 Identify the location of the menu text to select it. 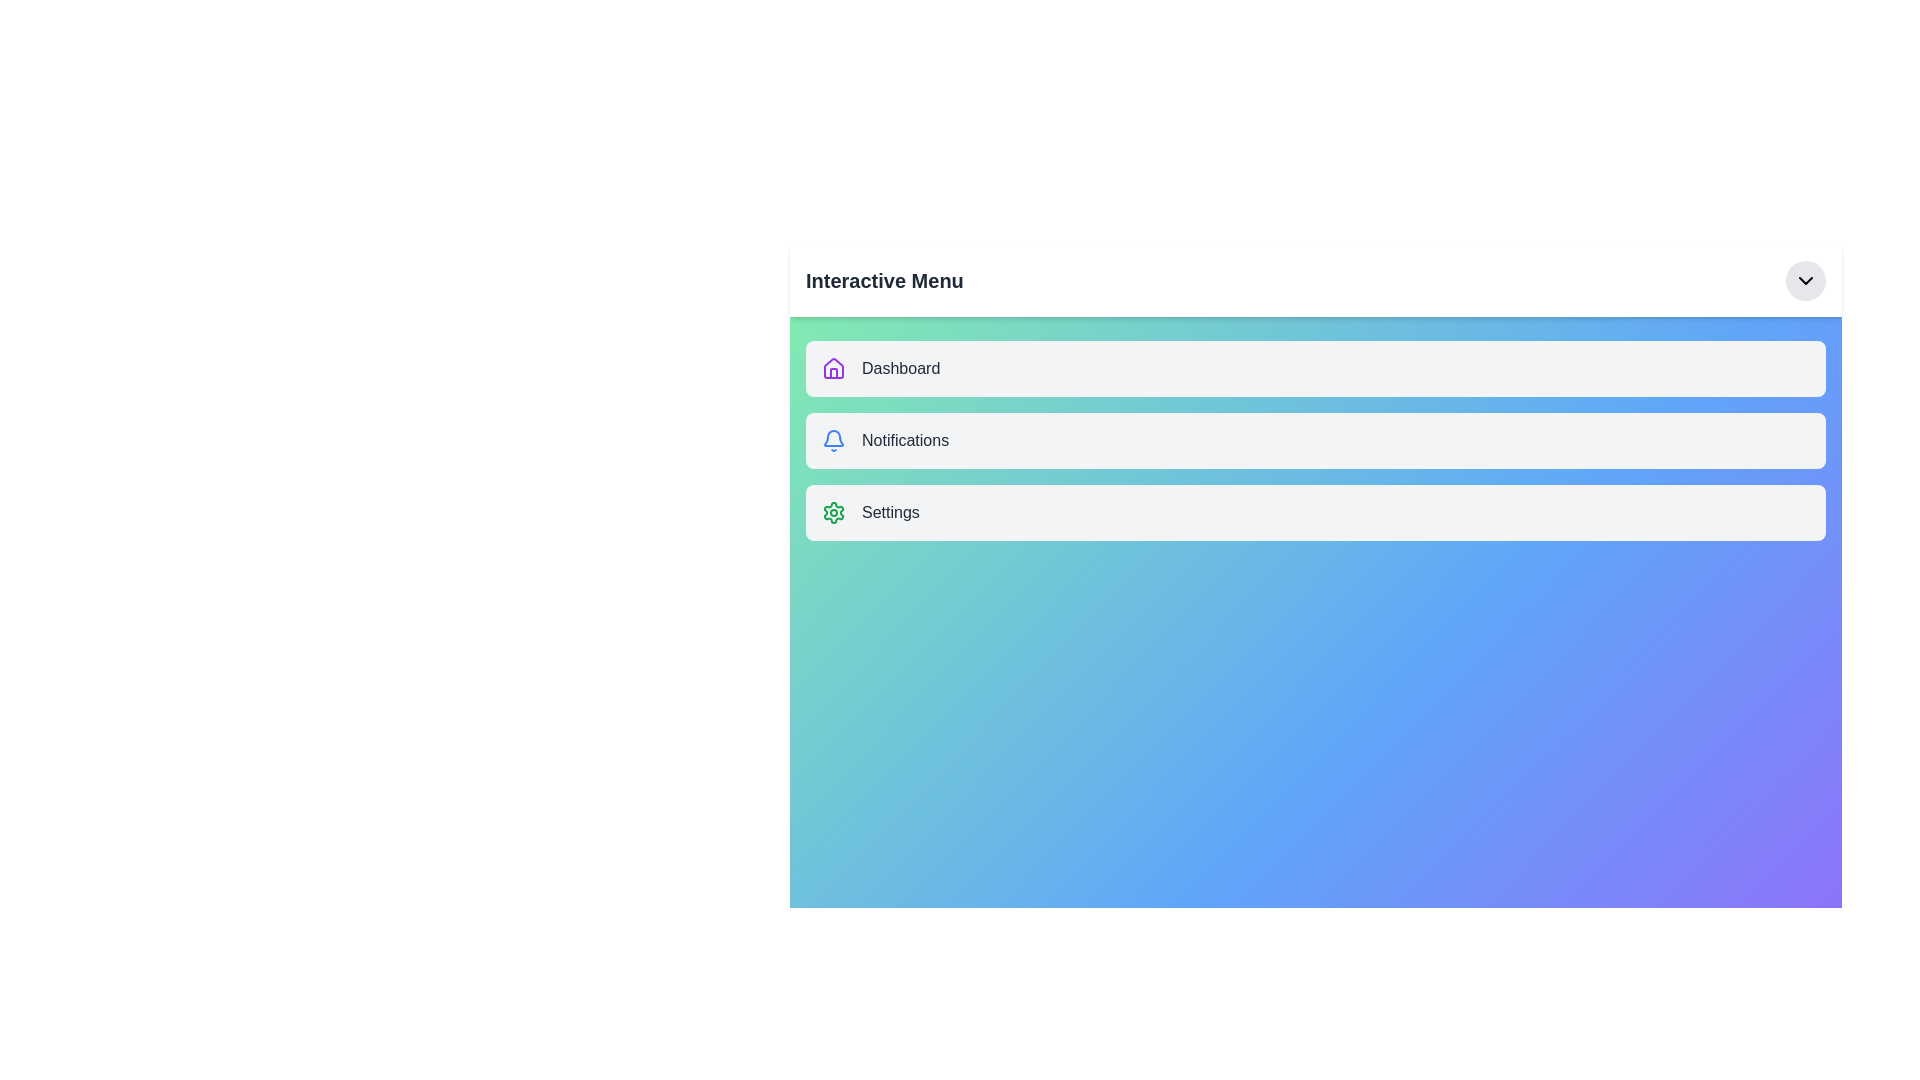
(883, 281).